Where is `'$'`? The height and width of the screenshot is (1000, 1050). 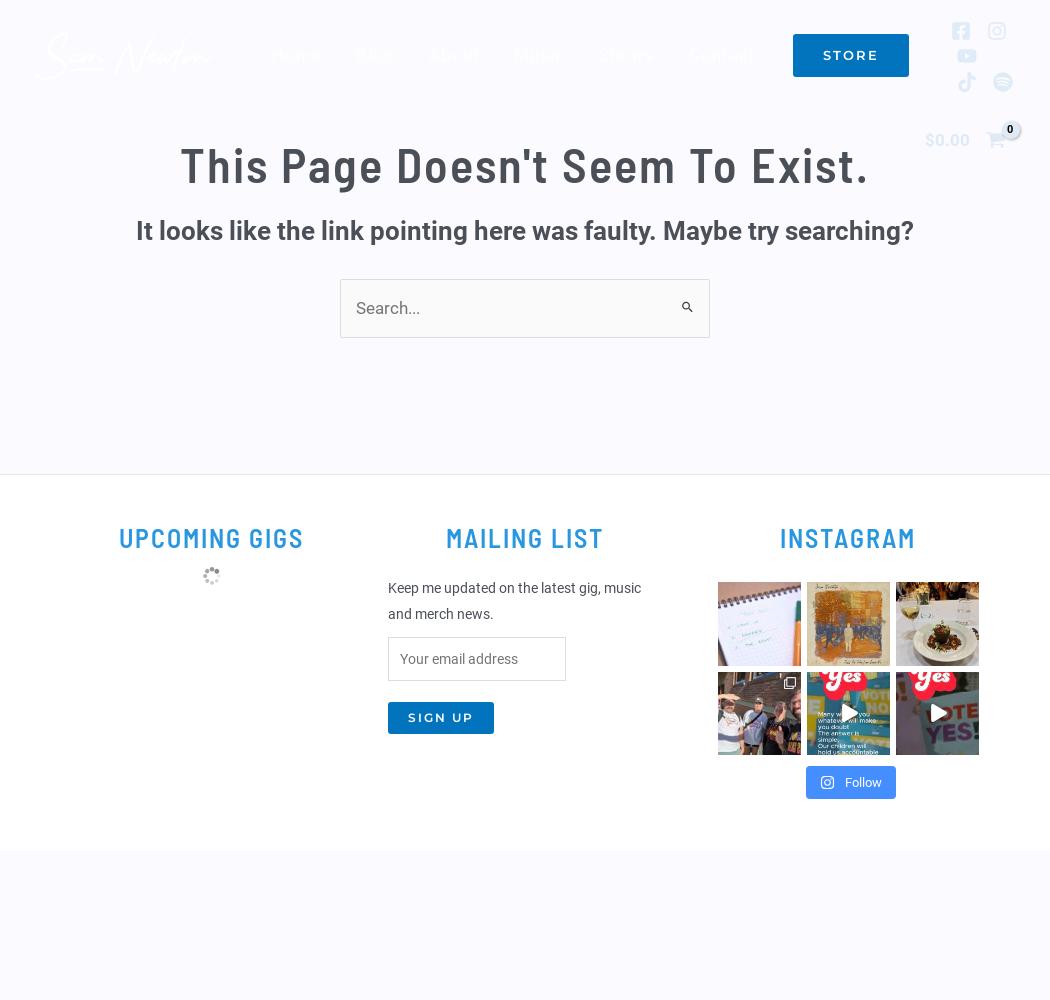 '$' is located at coordinates (924, 139).